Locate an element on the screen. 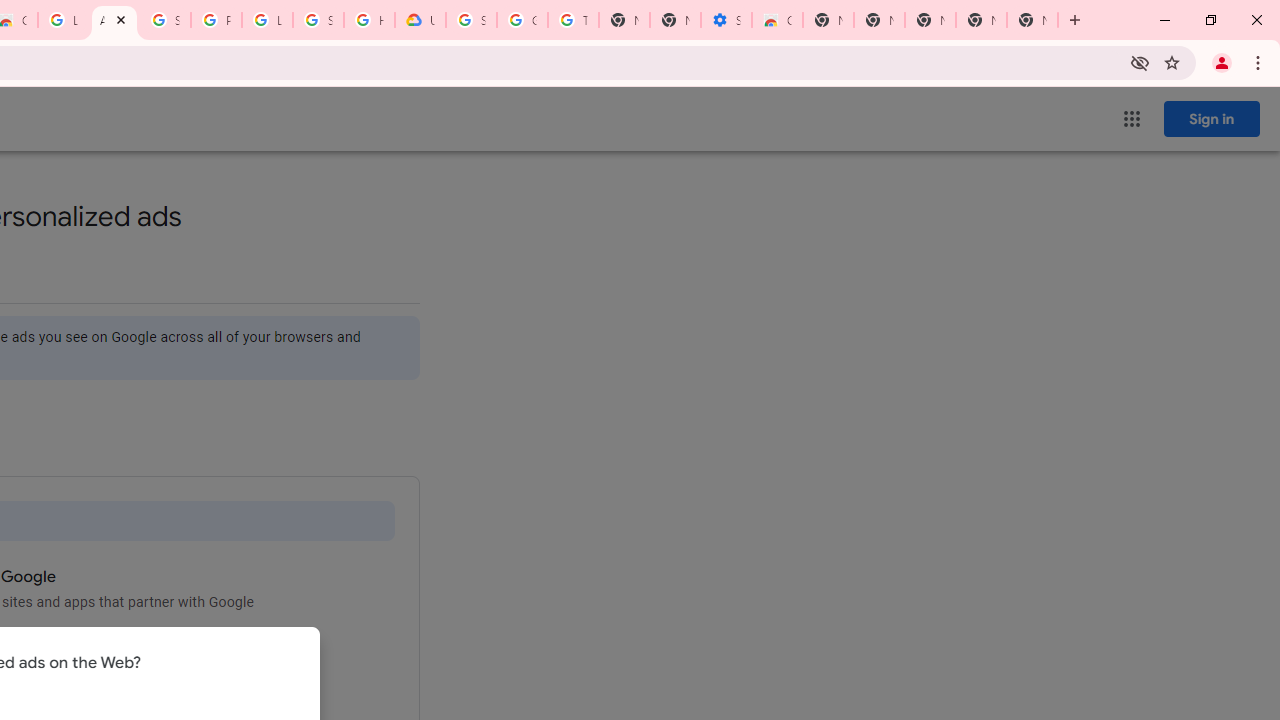 This screenshot has height=720, width=1280. 'Sign in - Google Accounts' is located at coordinates (165, 20).